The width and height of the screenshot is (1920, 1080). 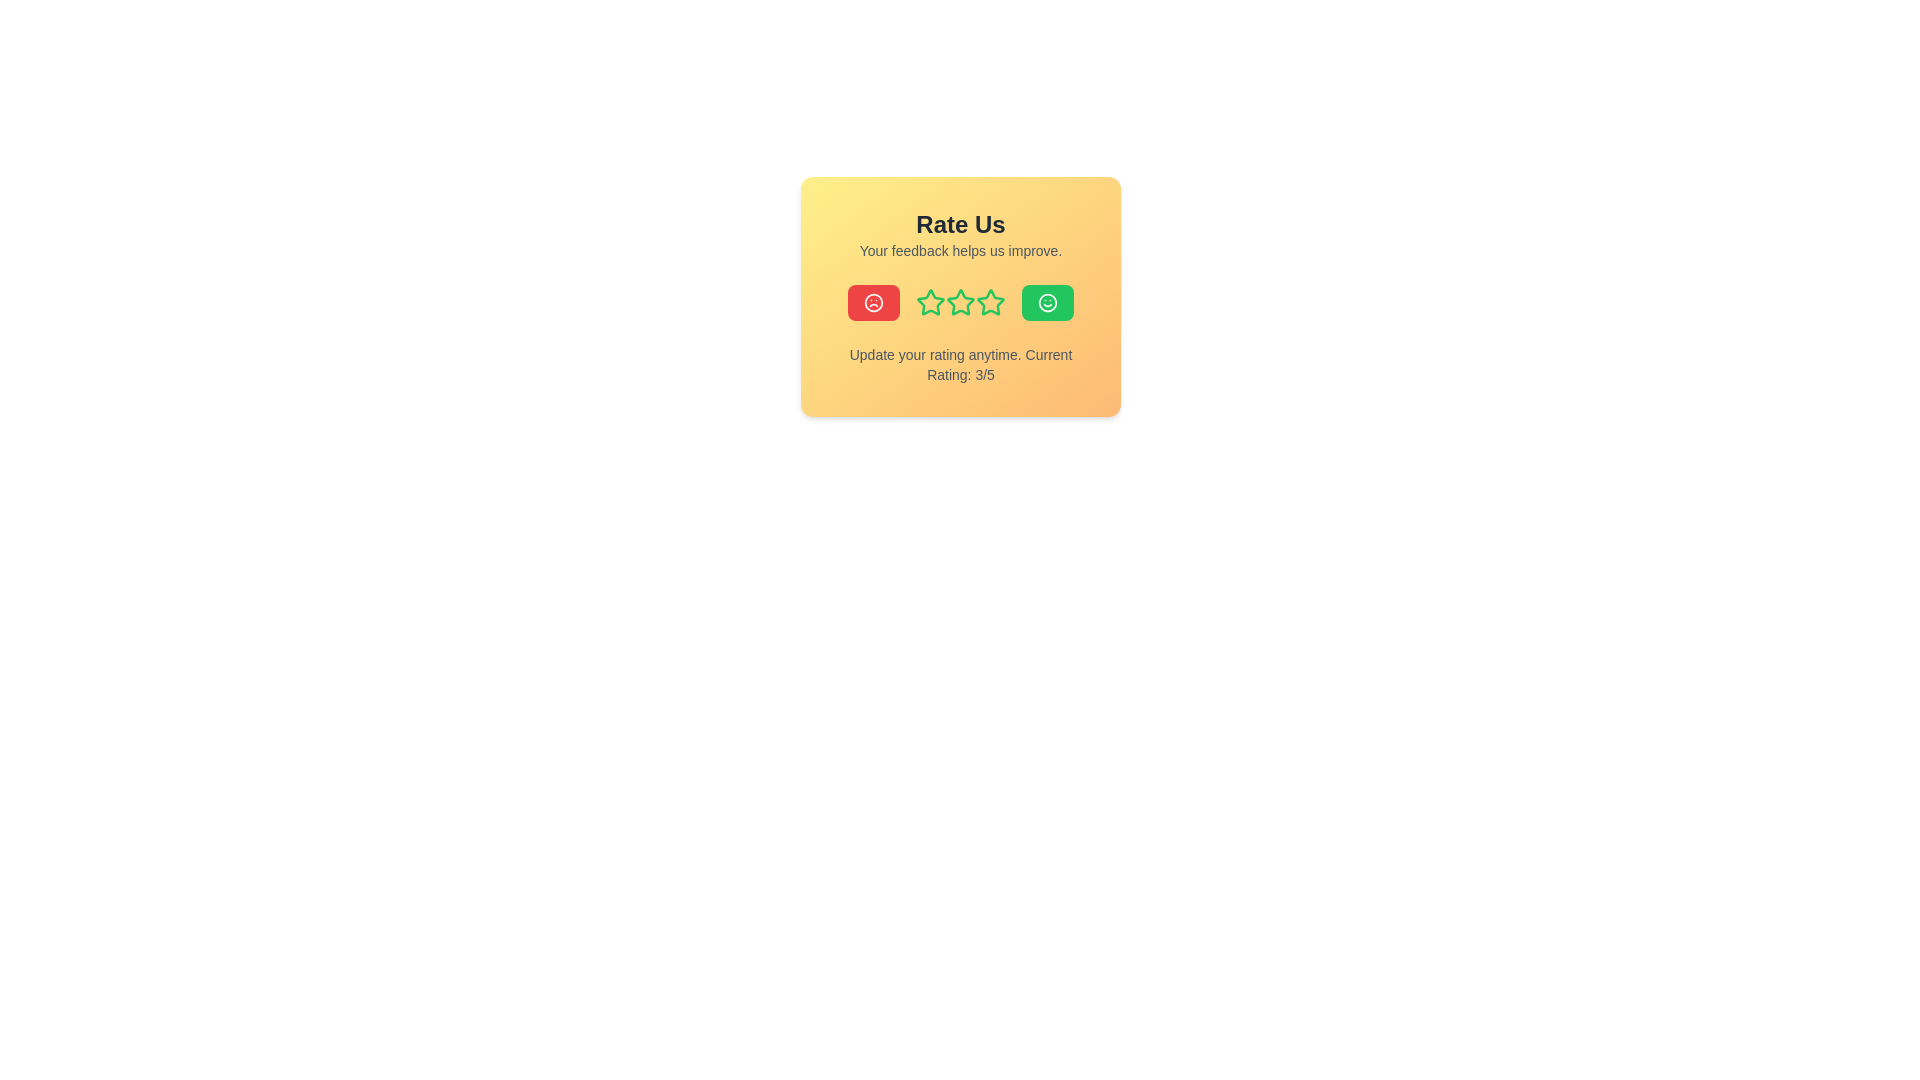 What do you see at coordinates (873, 303) in the screenshot?
I see `the frown emoticon icon outlined in a red circular button located on the left side of the 'Rate Us' header to provide feedback` at bounding box center [873, 303].